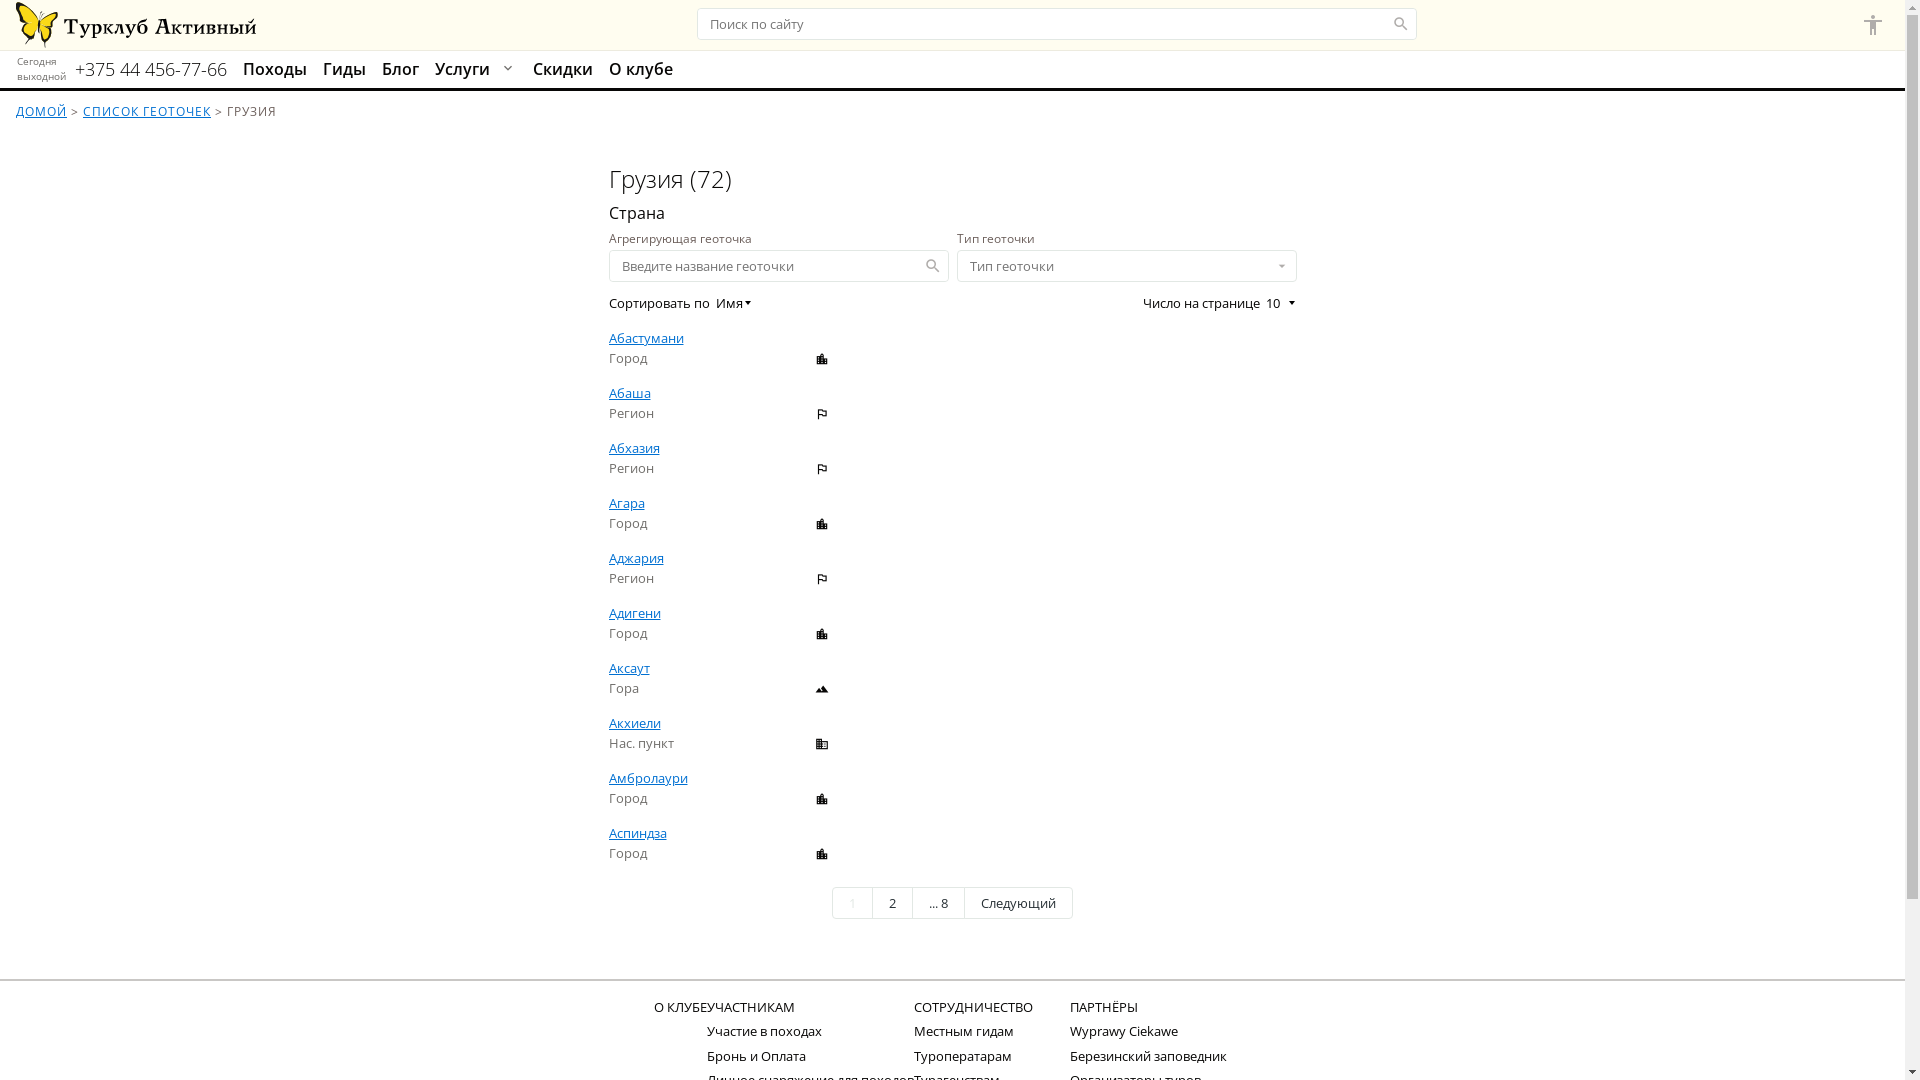  Describe the element at coordinates (1123, 1030) in the screenshot. I see `'Wyprawy Ciekawe'` at that location.